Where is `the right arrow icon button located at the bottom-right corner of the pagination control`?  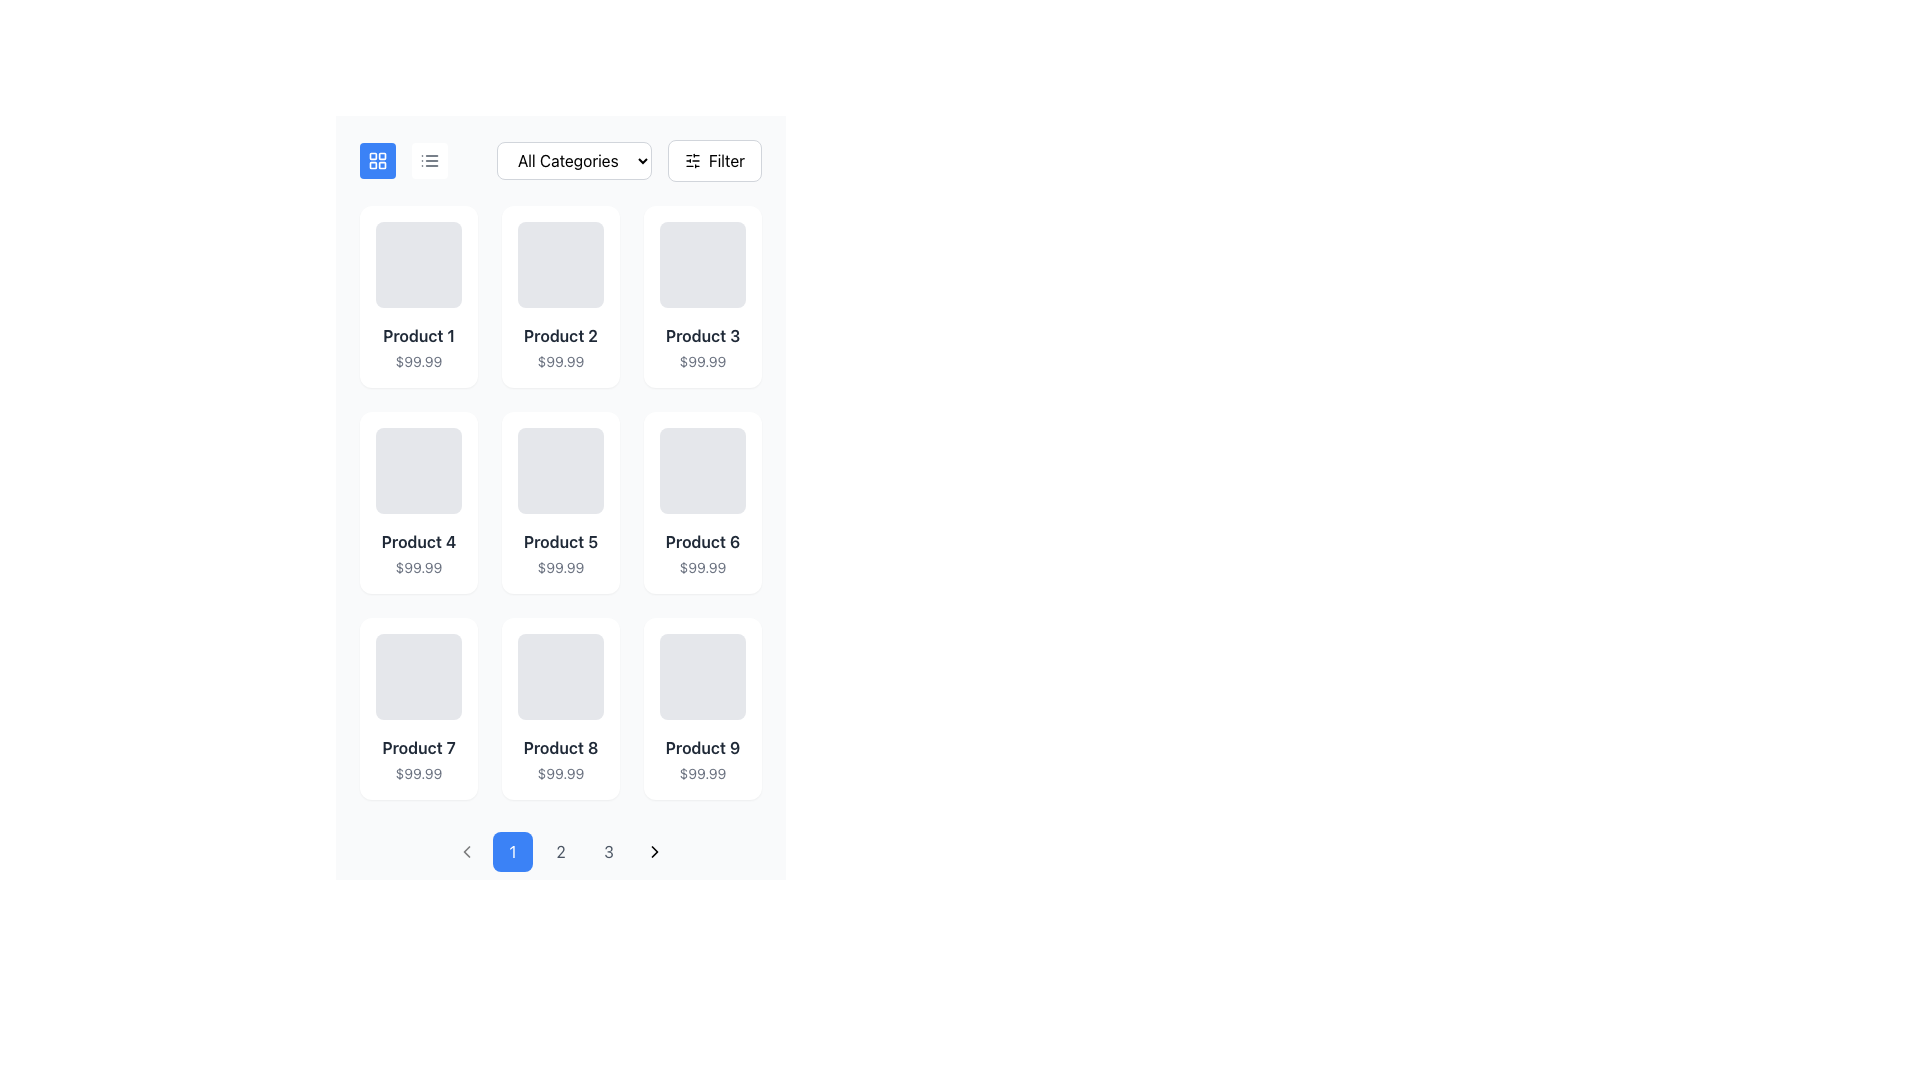
the right arrow icon button located at the bottom-right corner of the pagination control is located at coordinates (654, 852).